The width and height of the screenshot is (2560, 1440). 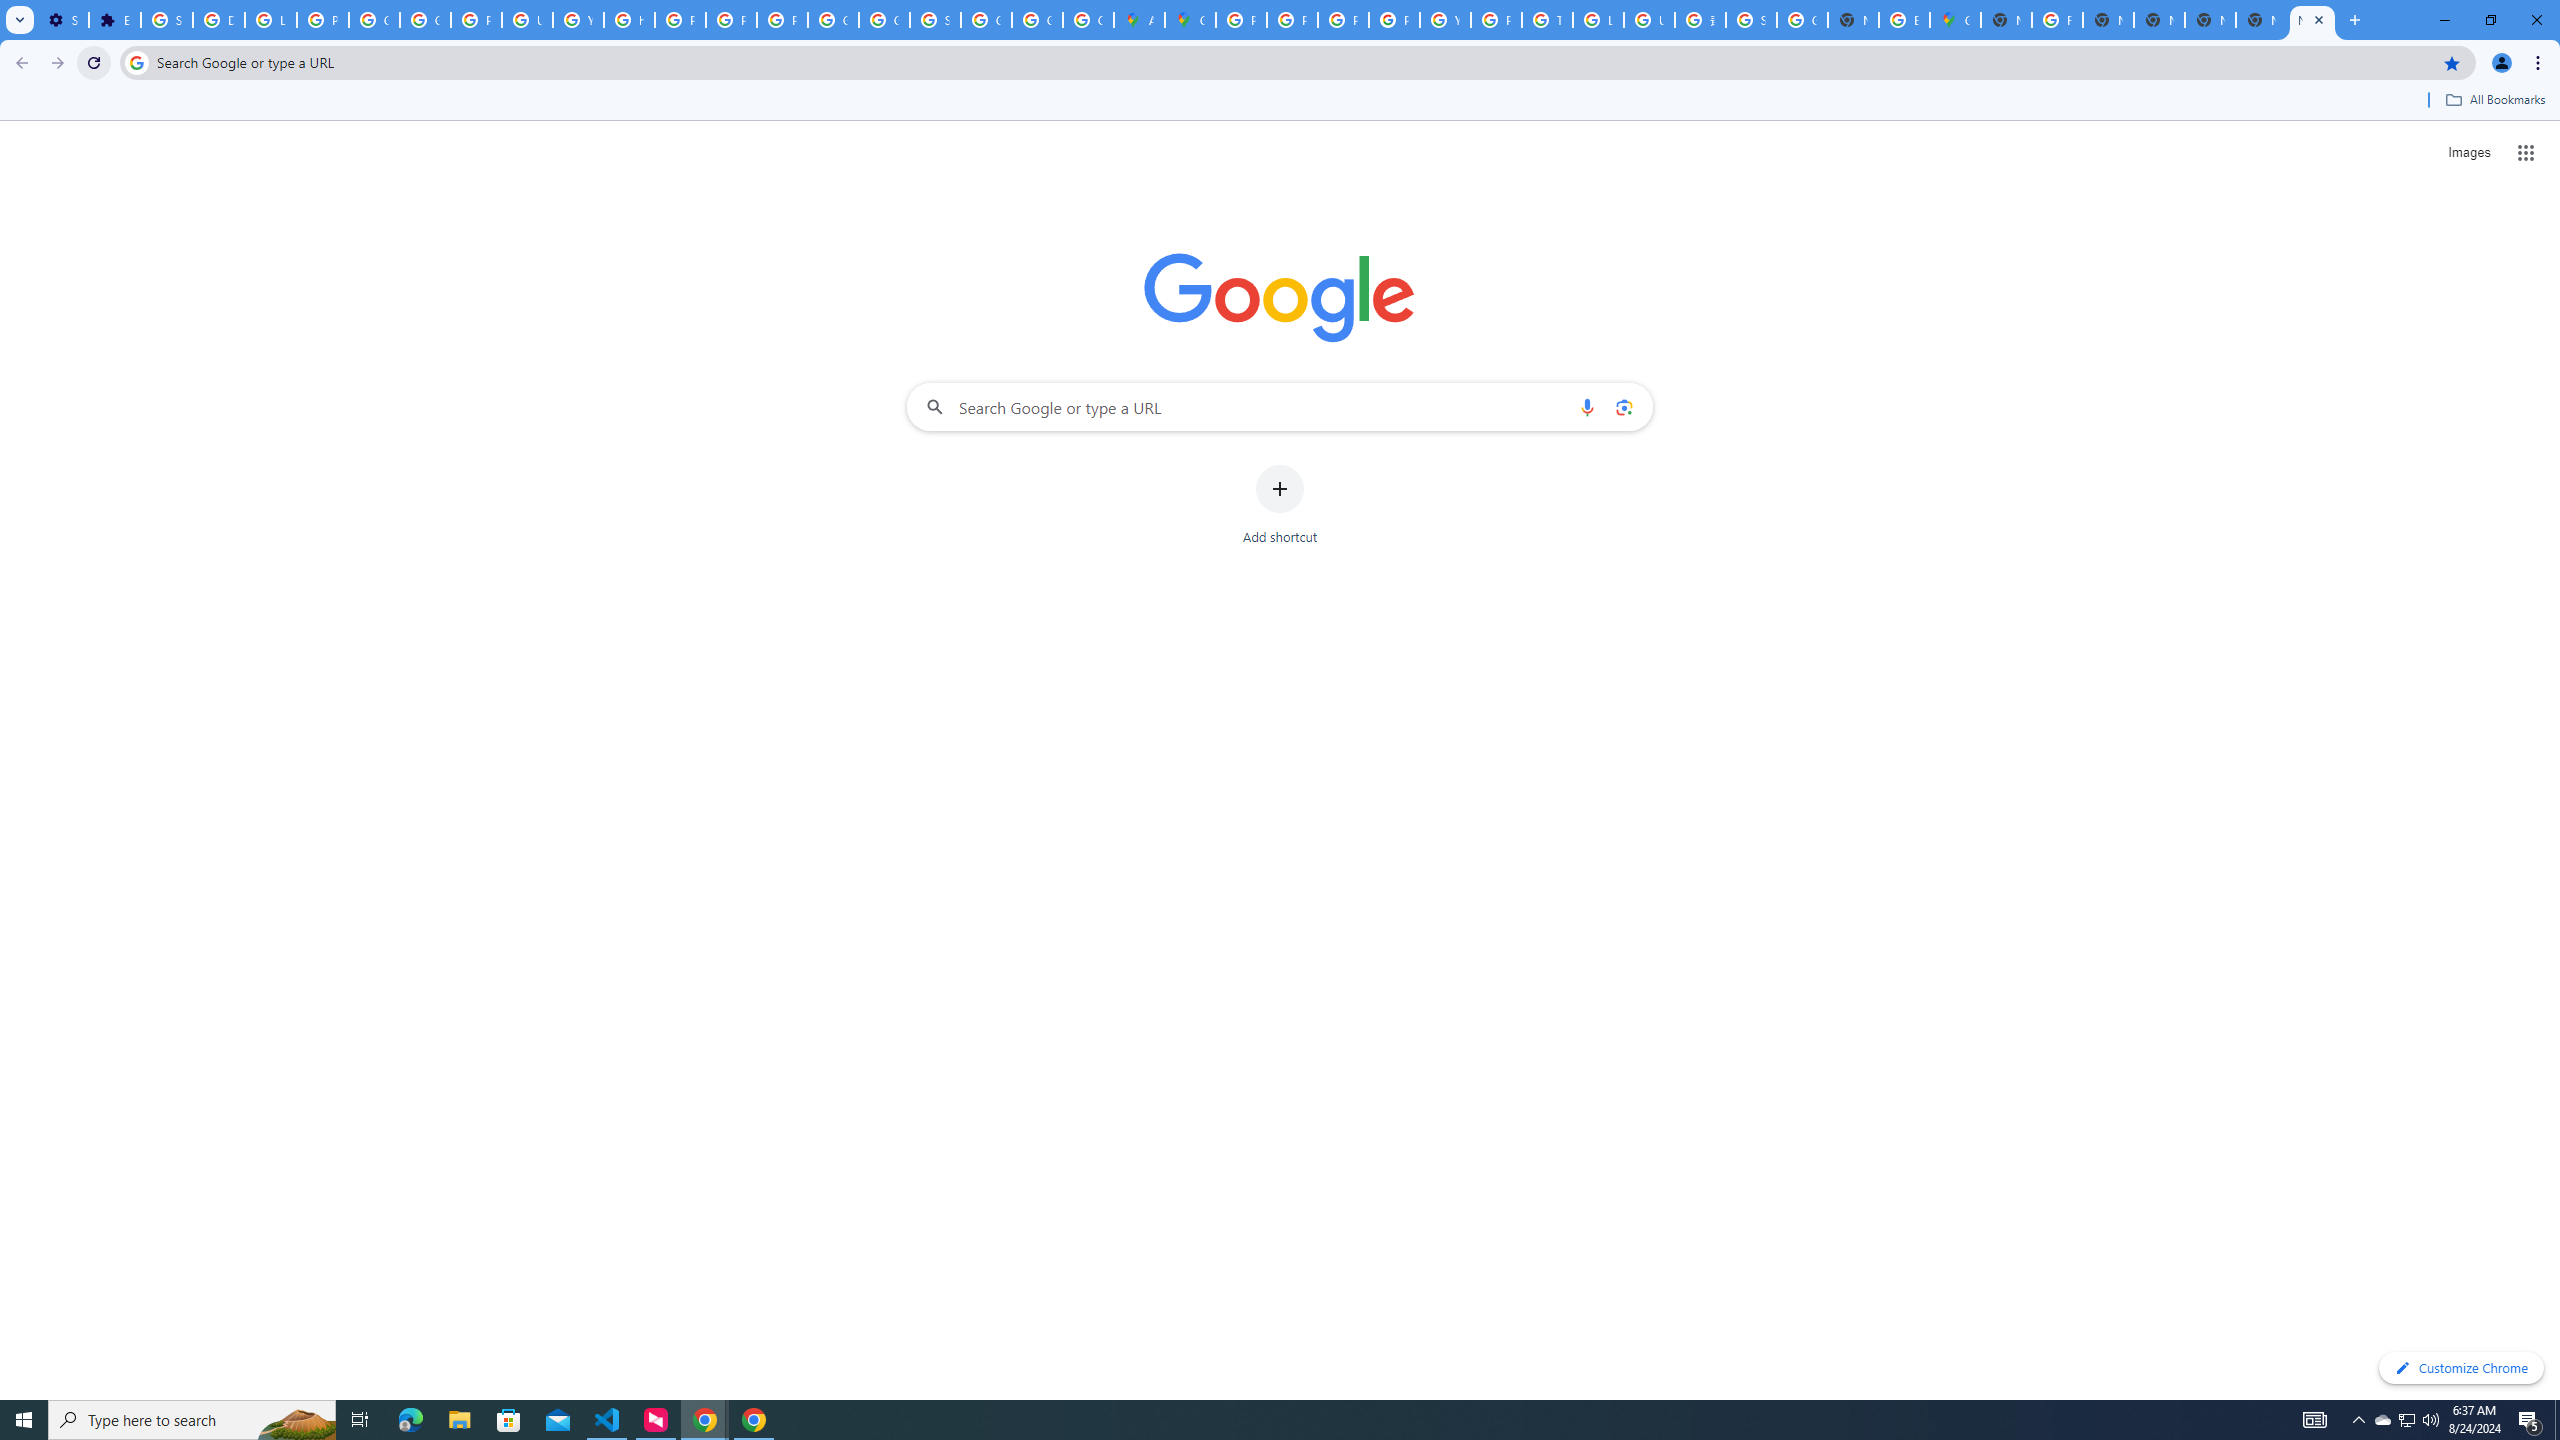 I want to click on 'Add shortcut', so click(x=1280, y=505).